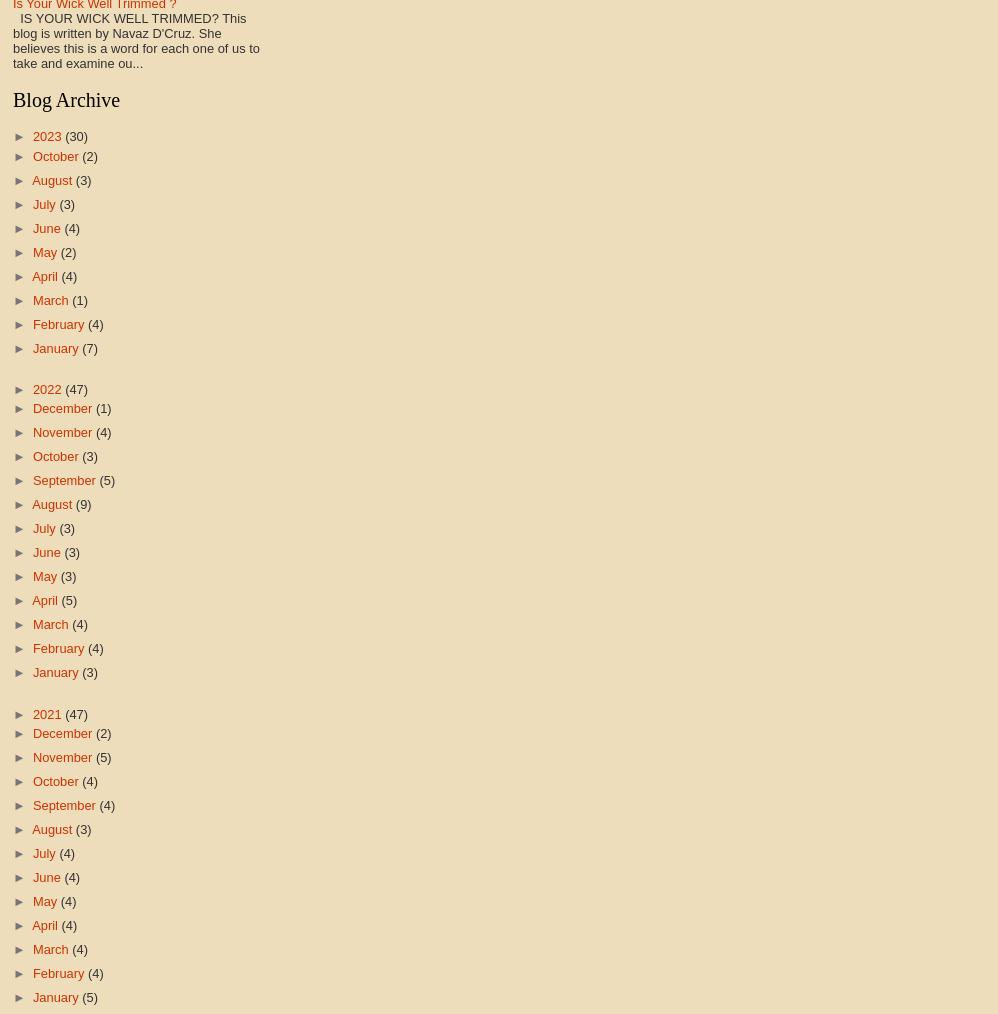 The image size is (998, 1014). Describe the element at coordinates (75, 136) in the screenshot. I see `'(30)'` at that location.